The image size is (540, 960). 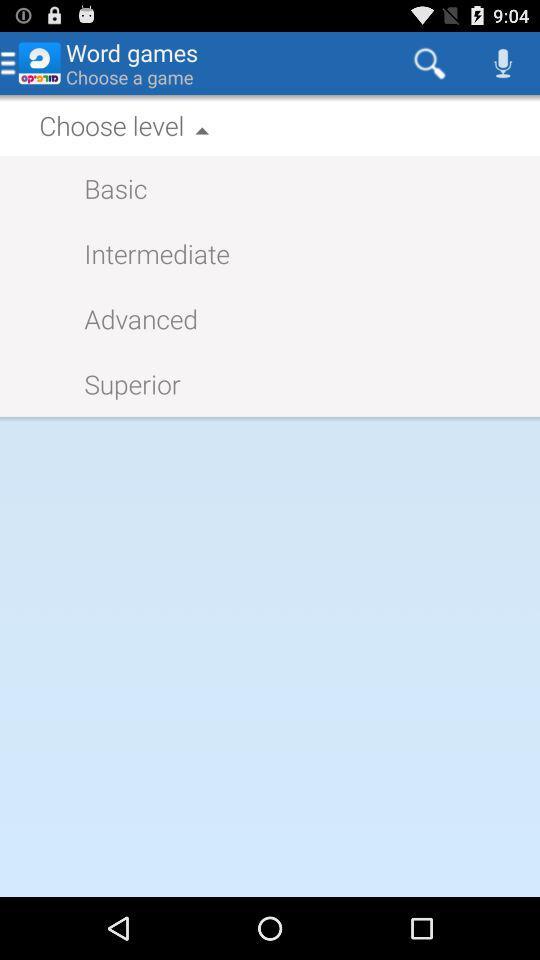 I want to click on superior icon, so click(x=122, y=382).